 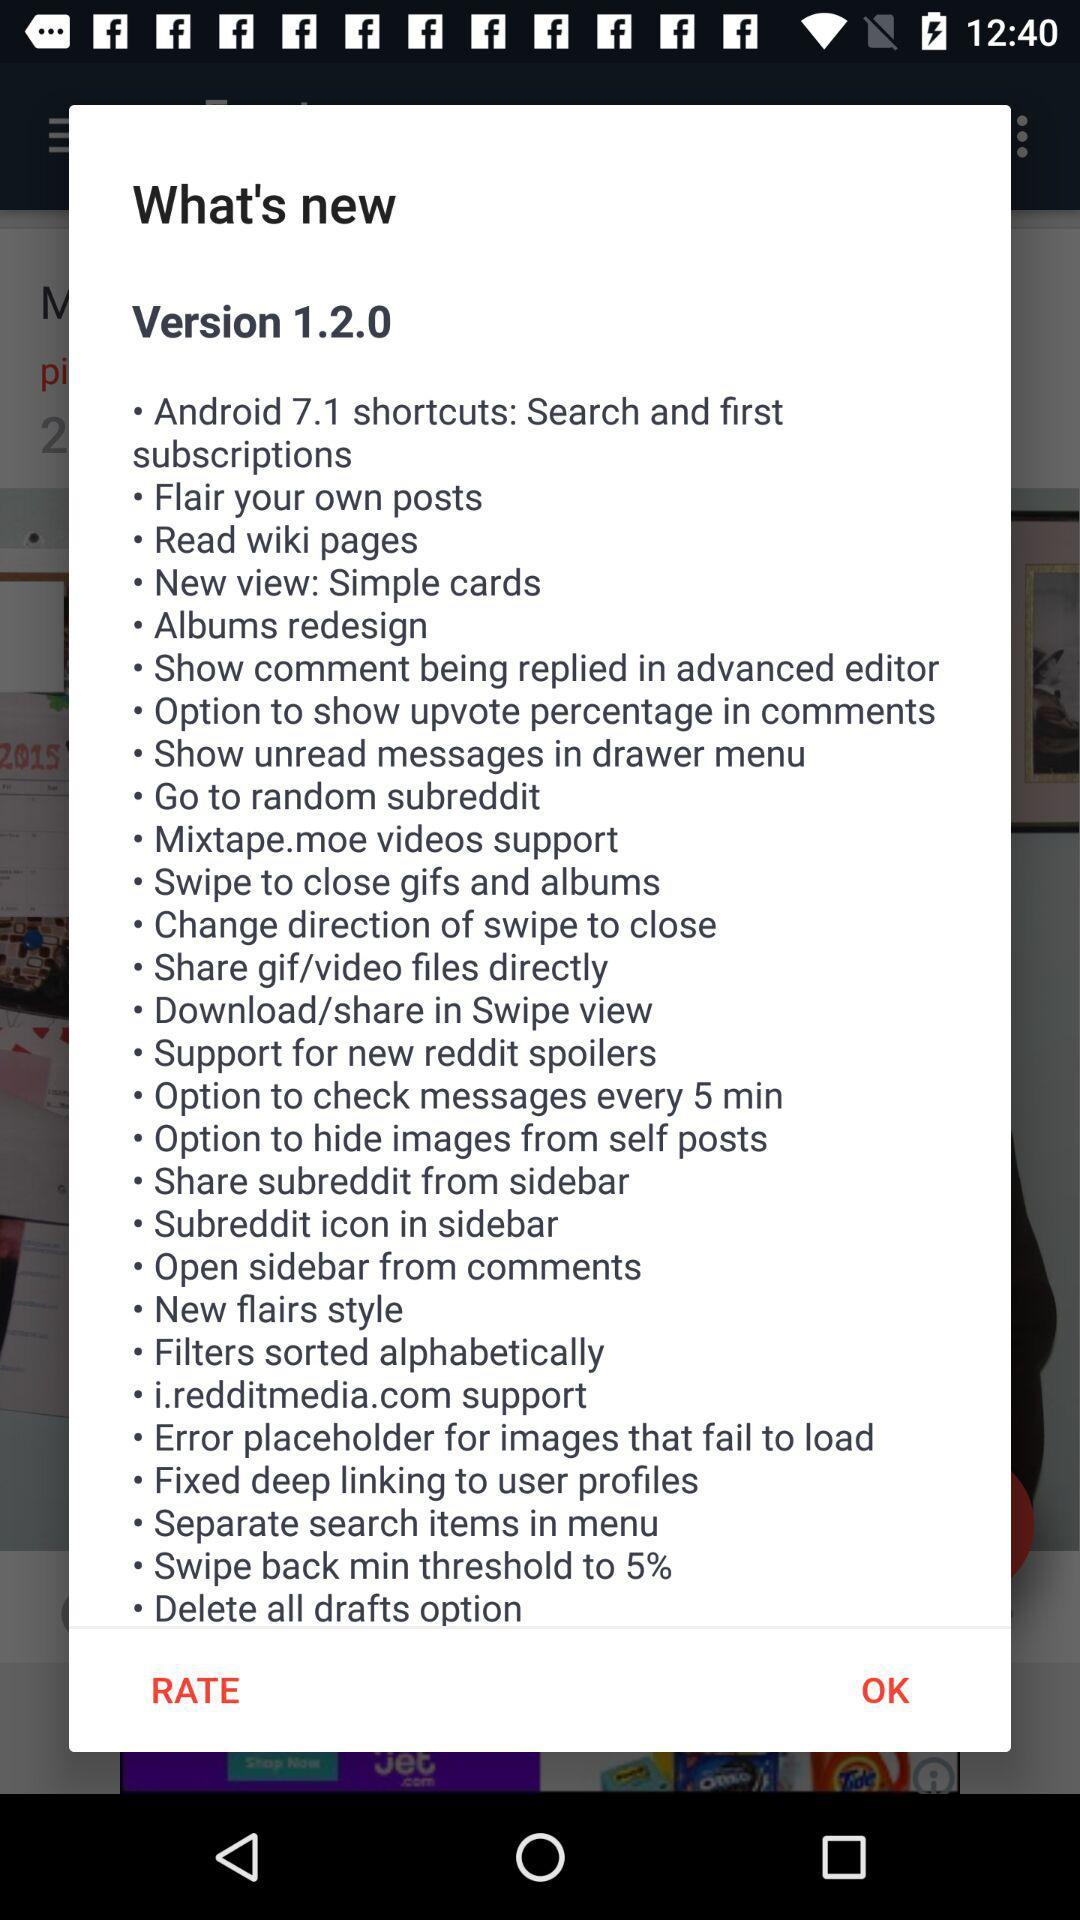 What do you see at coordinates (540, 957) in the screenshot?
I see `item below the what's new icon` at bounding box center [540, 957].